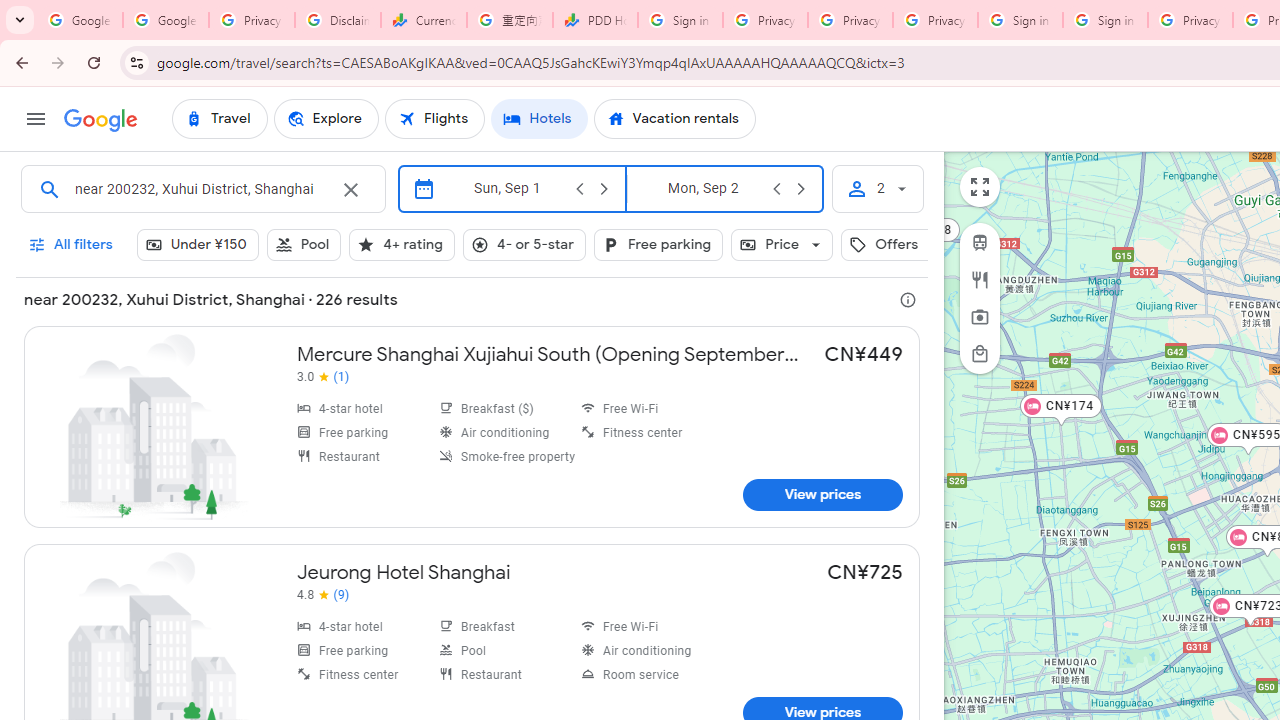 This screenshot has height=720, width=1280. I want to click on 'Vacation rentals', so click(674, 119).